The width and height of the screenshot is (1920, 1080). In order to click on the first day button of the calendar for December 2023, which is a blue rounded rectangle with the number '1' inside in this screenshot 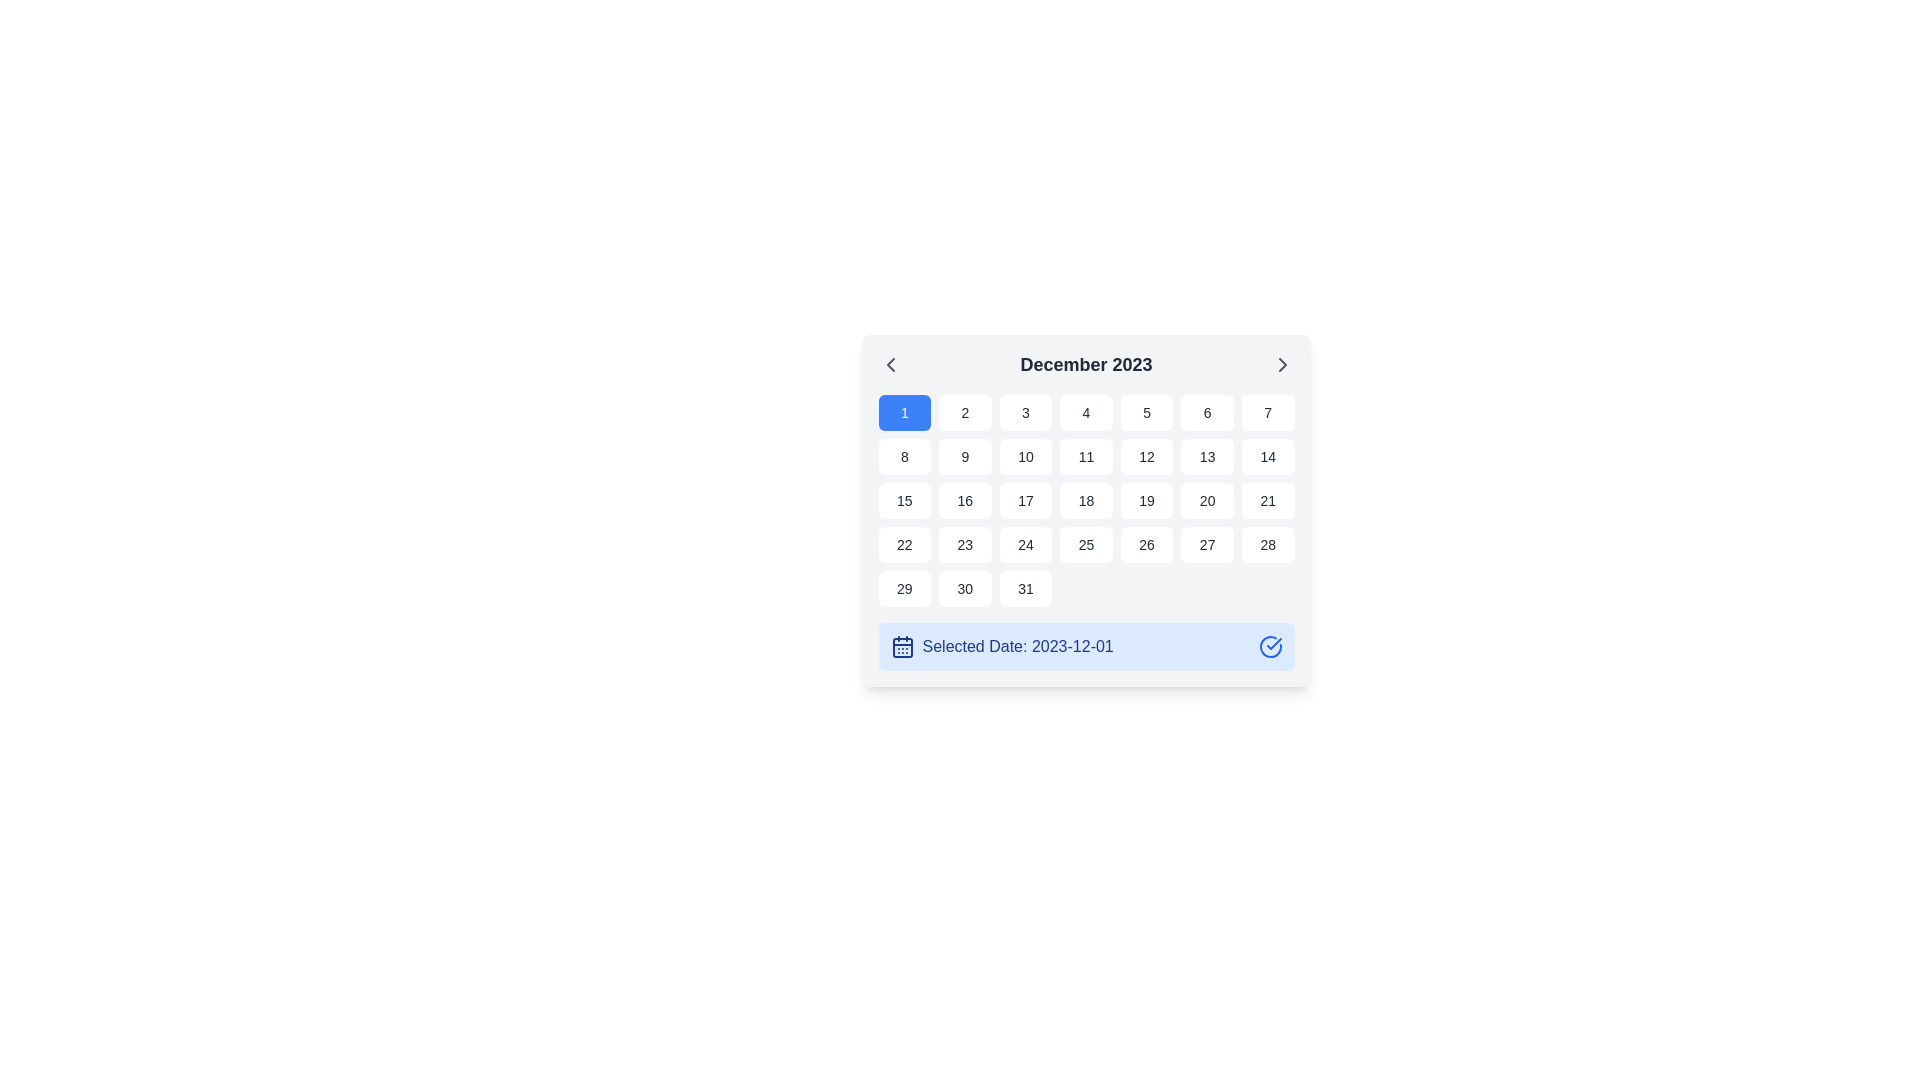, I will do `click(903, 411)`.